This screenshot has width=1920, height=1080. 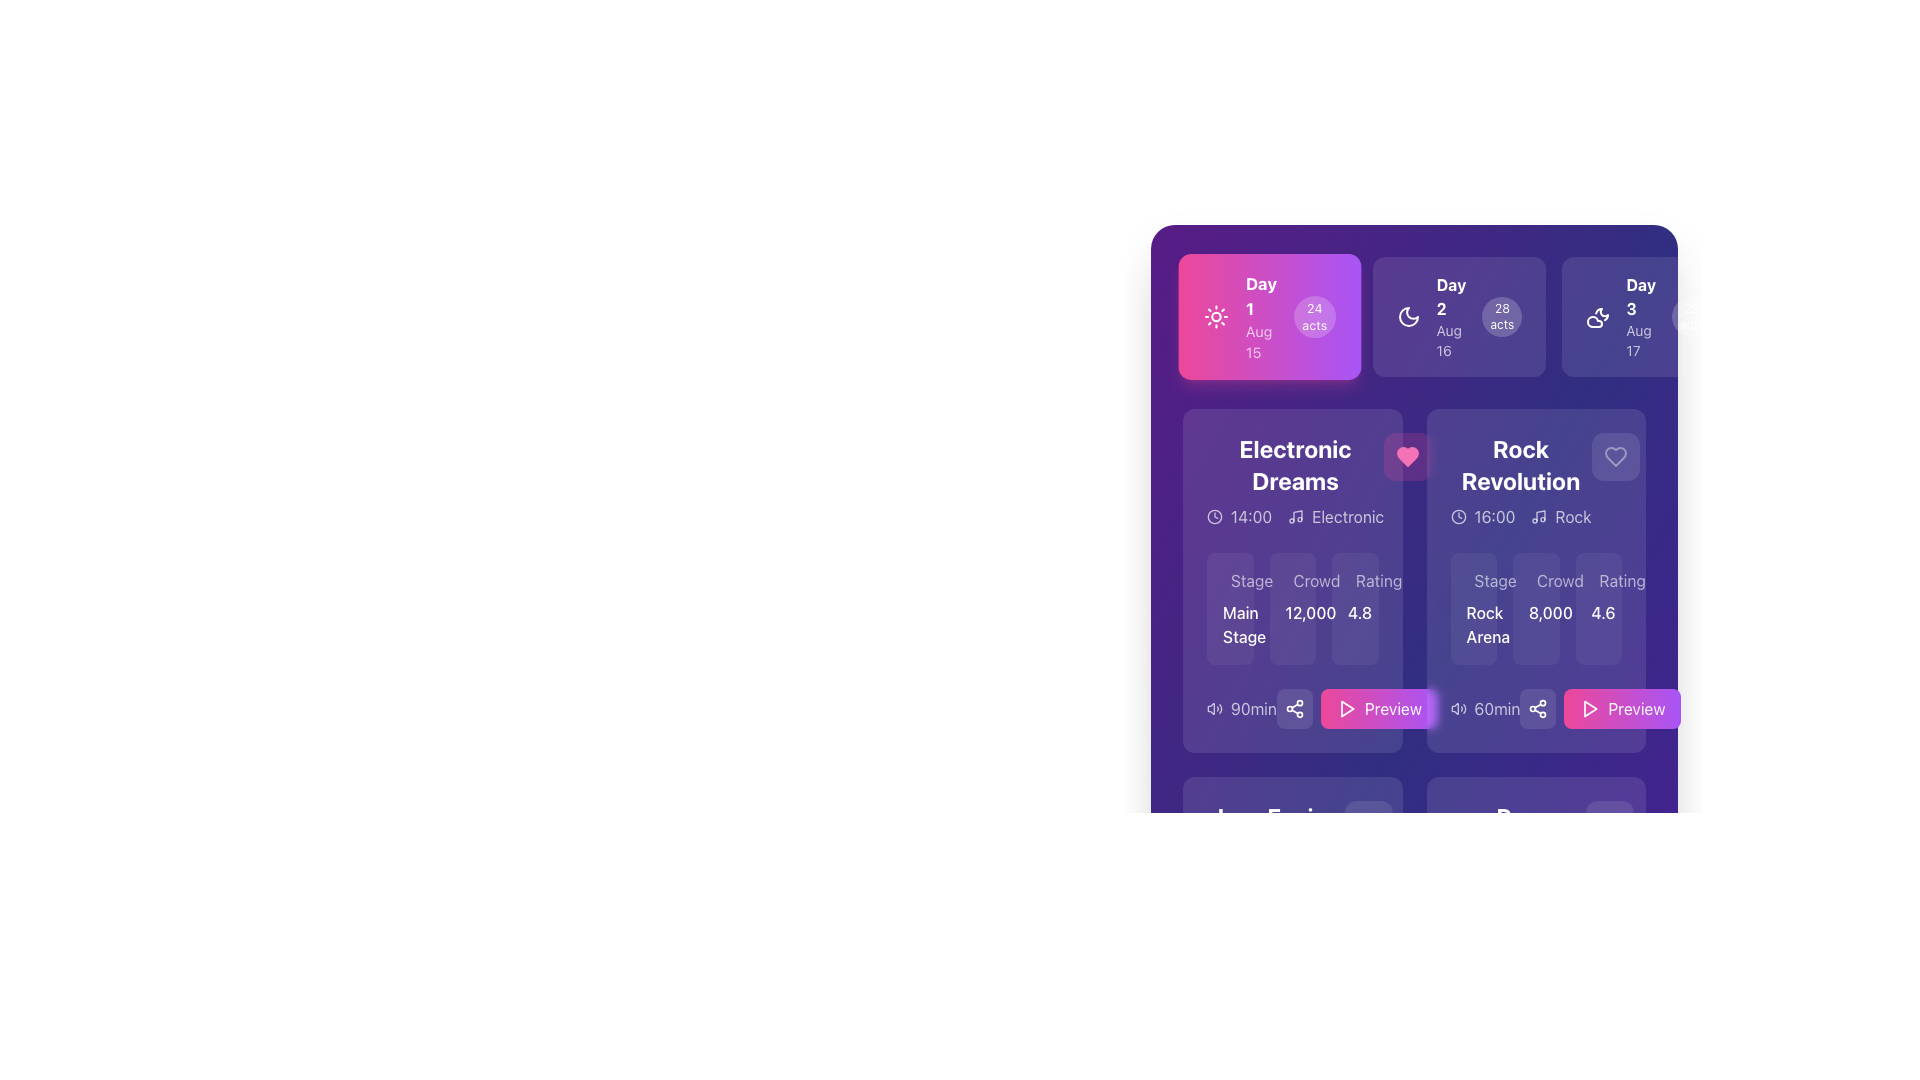 I want to click on the date indicator Label located below 'Day 3' in the top-right area of the interface, so click(x=1641, y=339).